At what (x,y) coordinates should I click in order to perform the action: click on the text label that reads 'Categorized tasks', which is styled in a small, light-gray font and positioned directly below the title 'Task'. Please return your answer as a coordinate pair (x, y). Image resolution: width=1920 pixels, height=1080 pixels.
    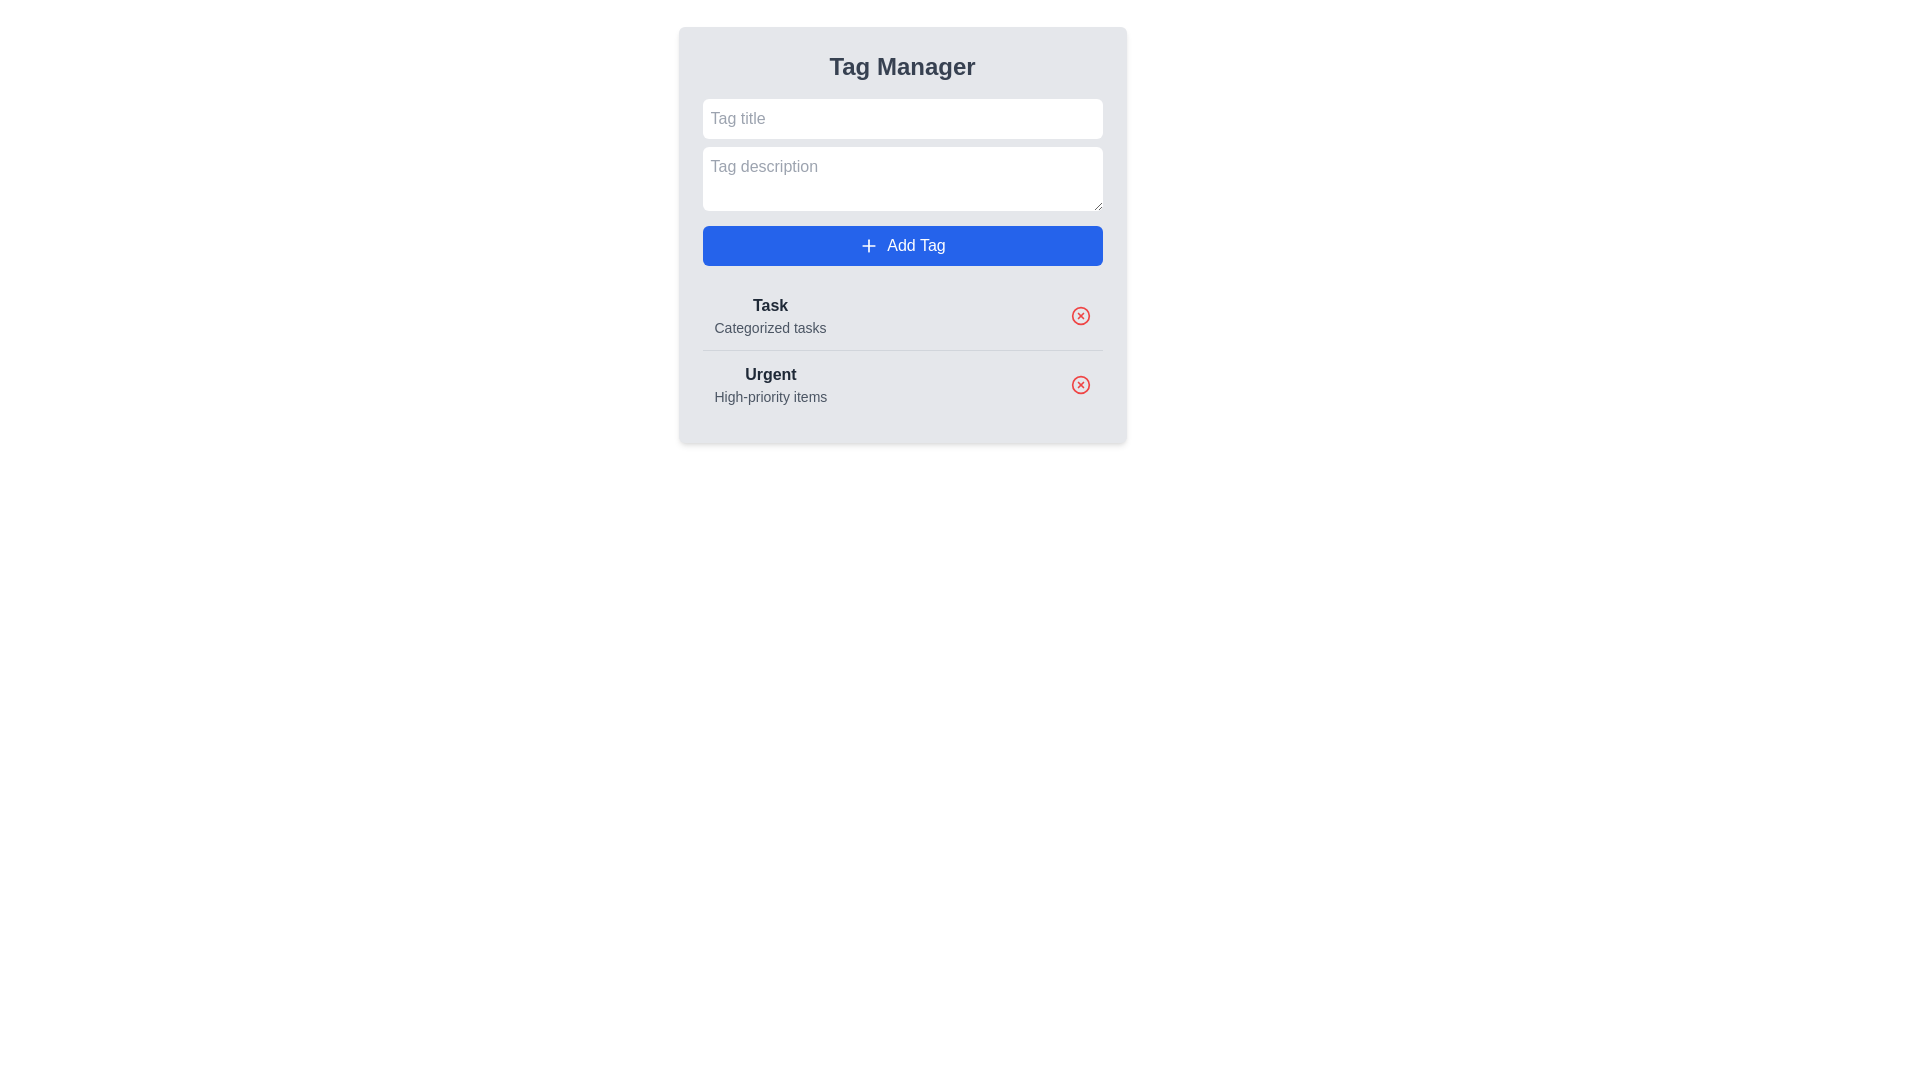
    Looking at the image, I should click on (769, 326).